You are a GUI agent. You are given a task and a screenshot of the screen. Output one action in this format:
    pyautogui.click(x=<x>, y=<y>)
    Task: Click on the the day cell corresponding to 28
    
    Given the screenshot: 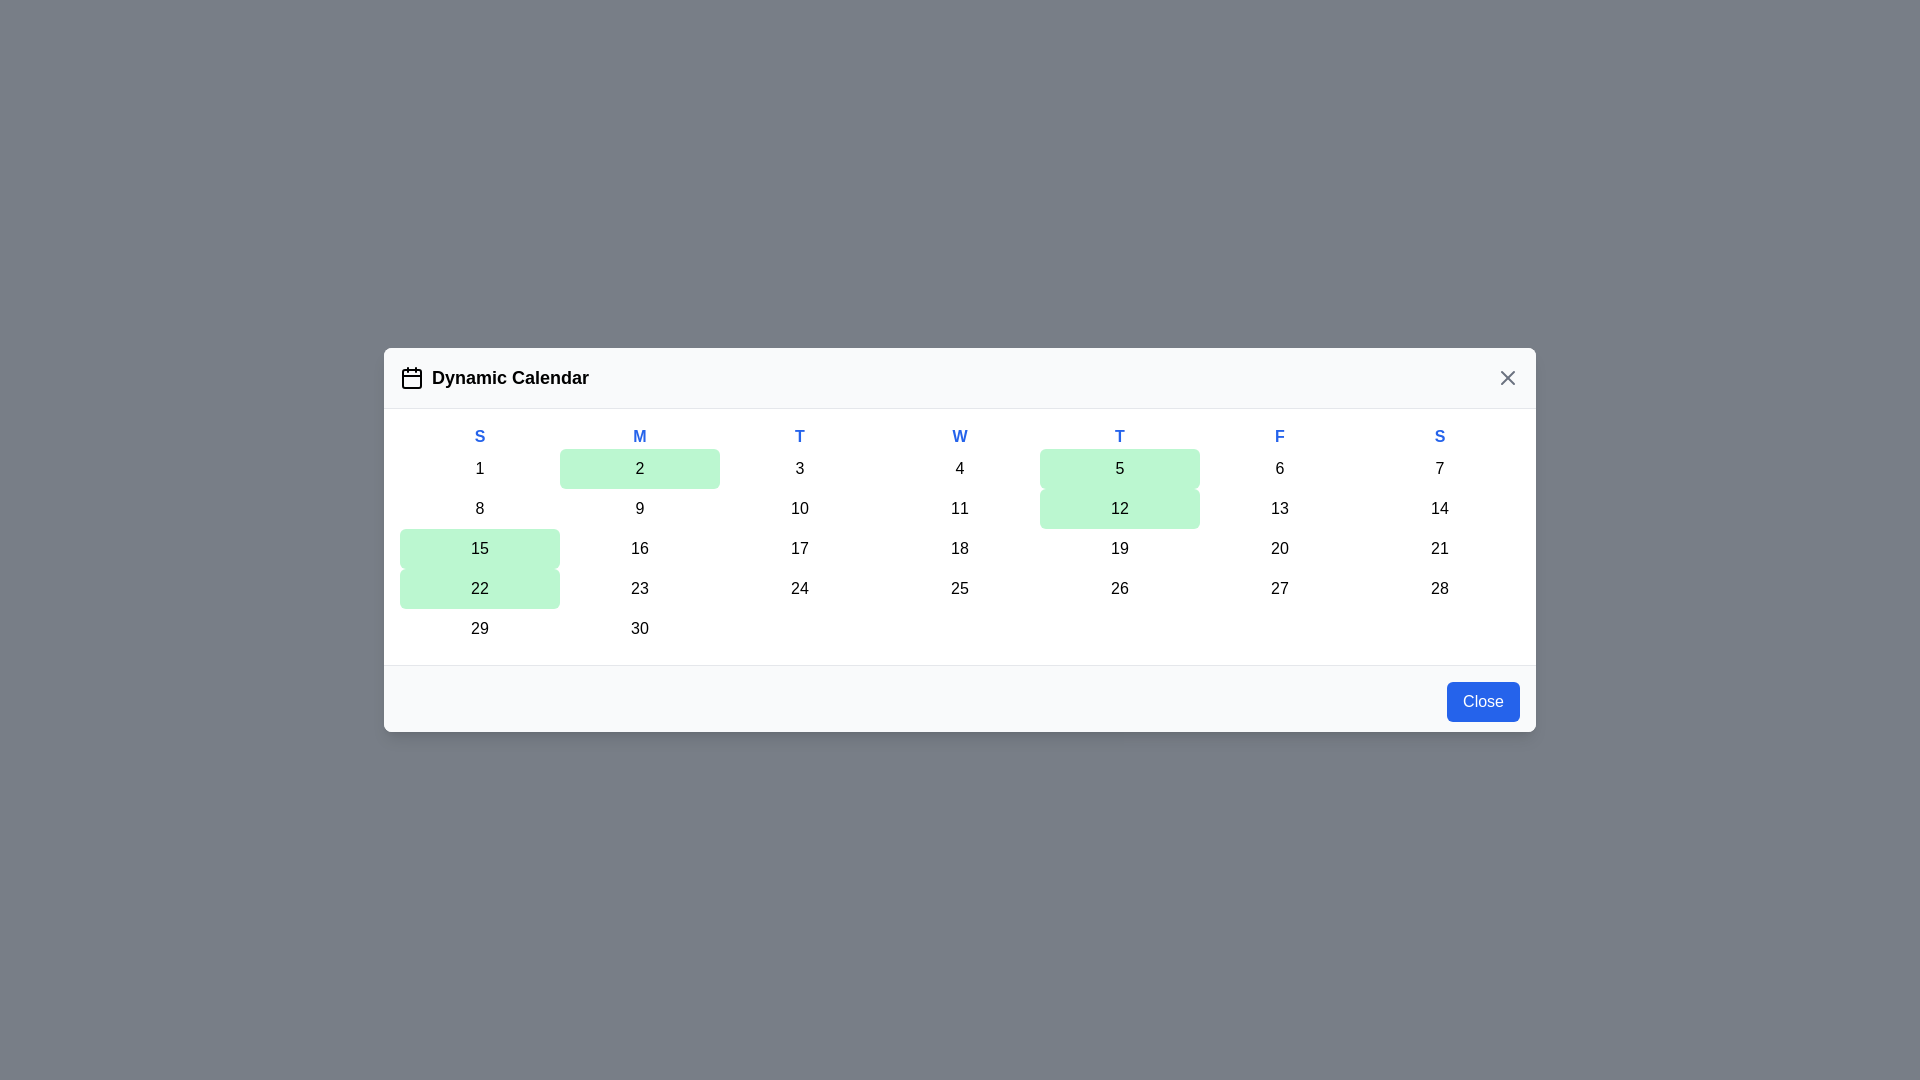 What is the action you would take?
    pyautogui.click(x=1440, y=588)
    